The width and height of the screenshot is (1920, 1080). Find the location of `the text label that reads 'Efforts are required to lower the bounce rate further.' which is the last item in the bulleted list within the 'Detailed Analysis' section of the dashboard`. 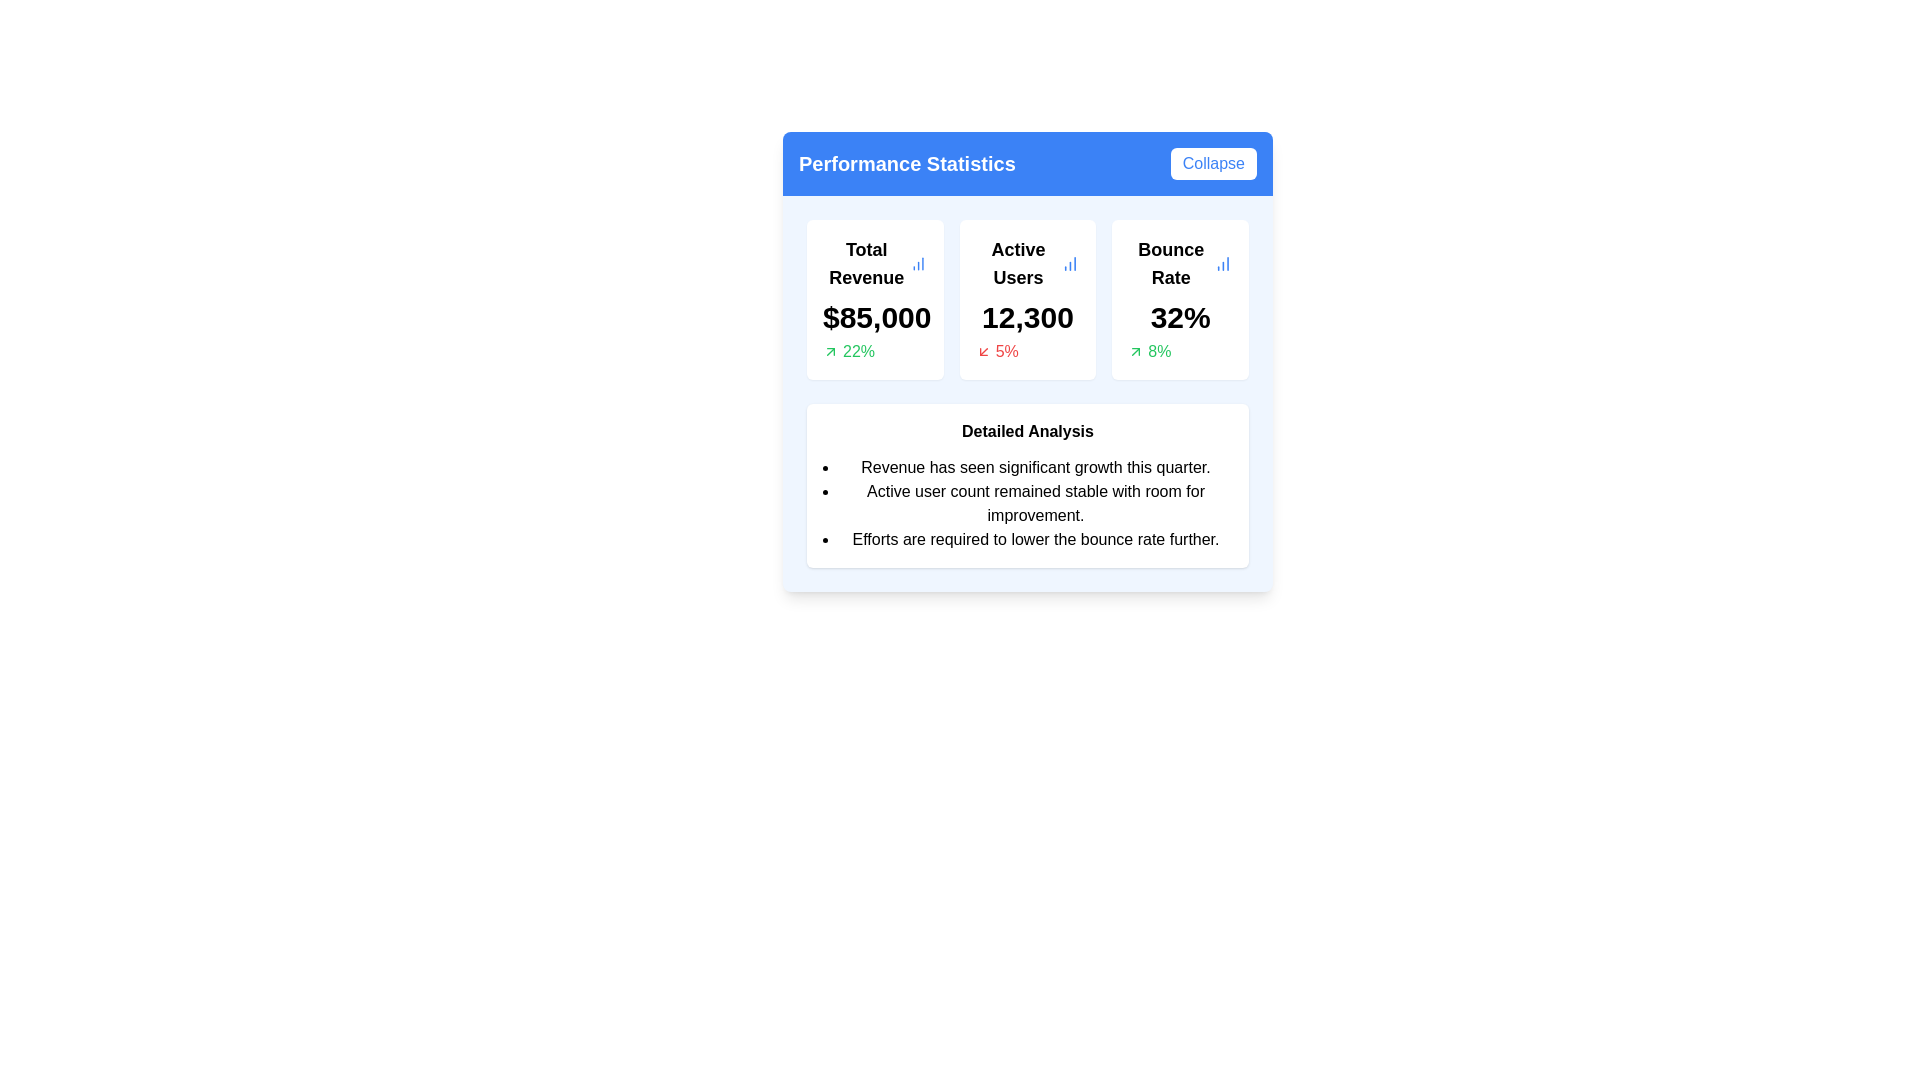

the text label that reads 'Efforts are required to lower the bounce rate further.' which is the last item in the bulleted list within the 'Detailed Analysis' section of the dashboard is located at coordinates (1036, 540).